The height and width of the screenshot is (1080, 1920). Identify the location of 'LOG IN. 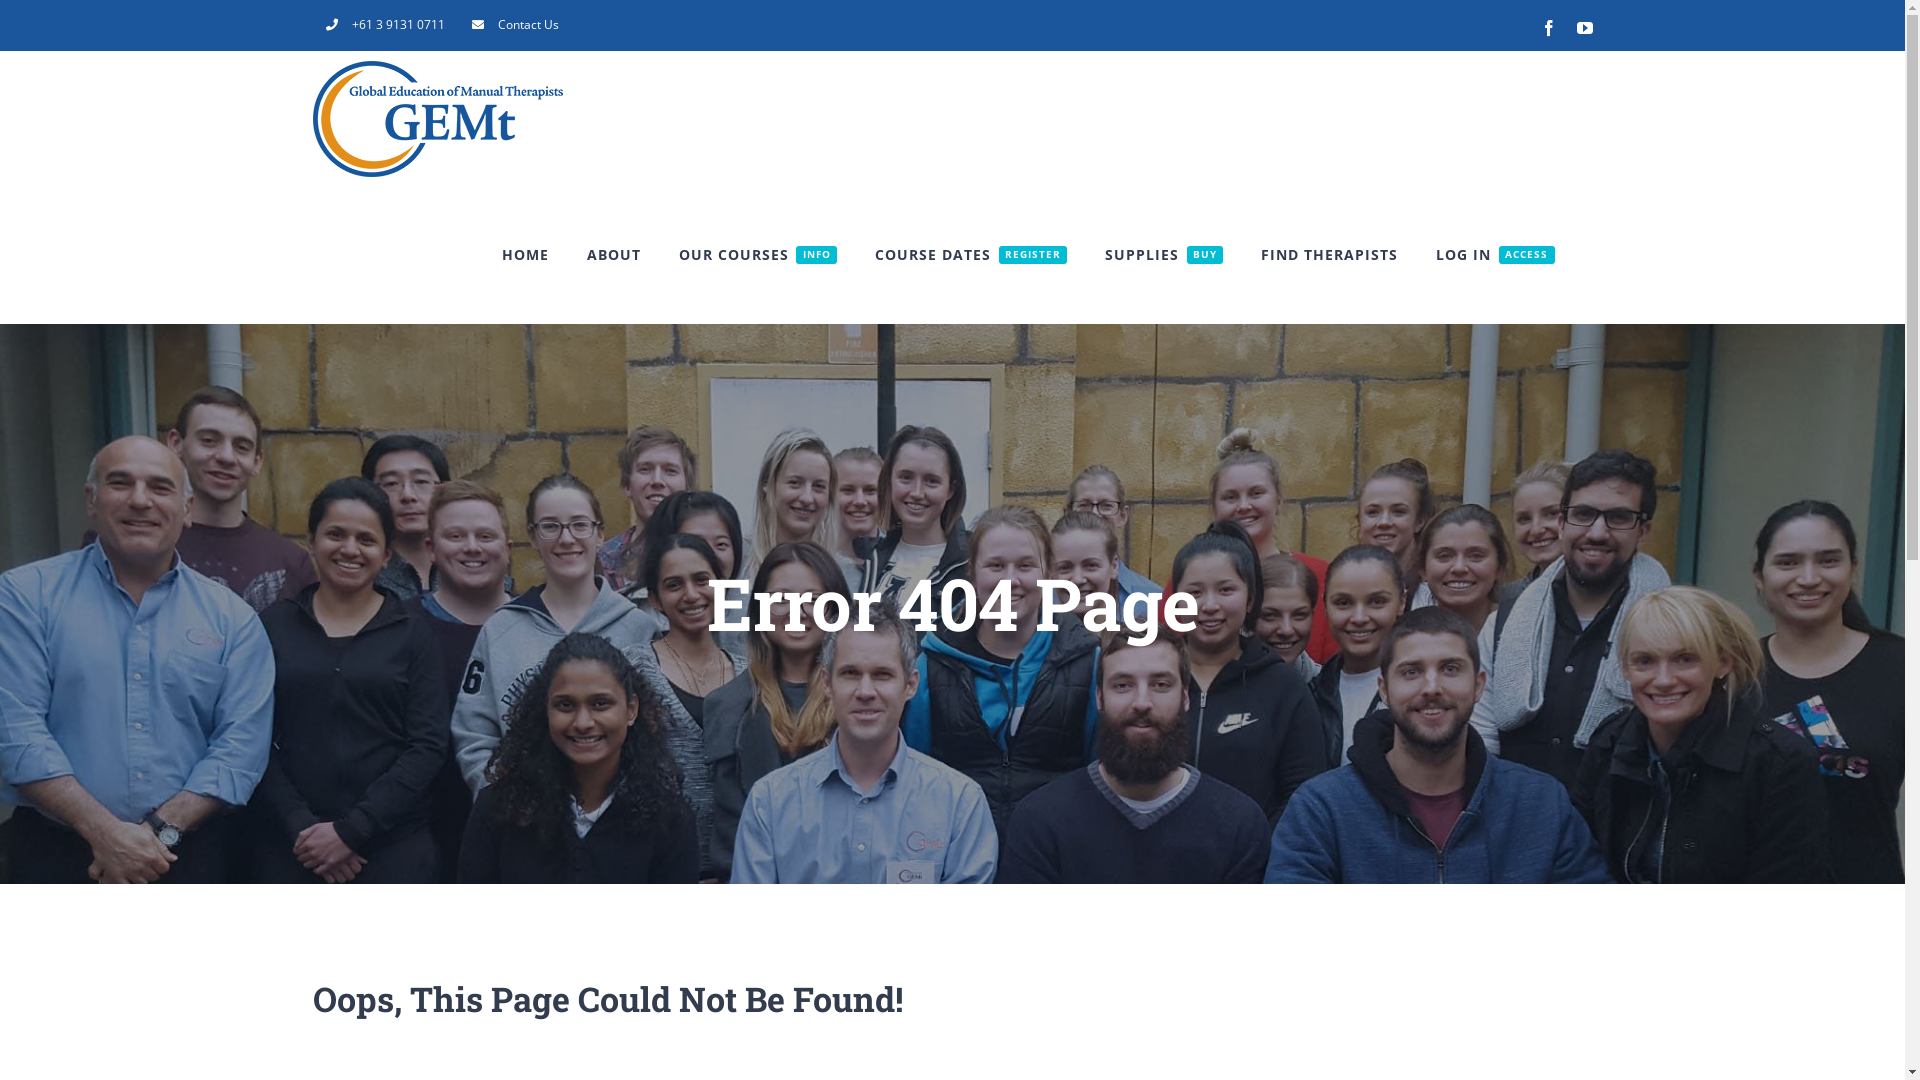
(1494, 253).